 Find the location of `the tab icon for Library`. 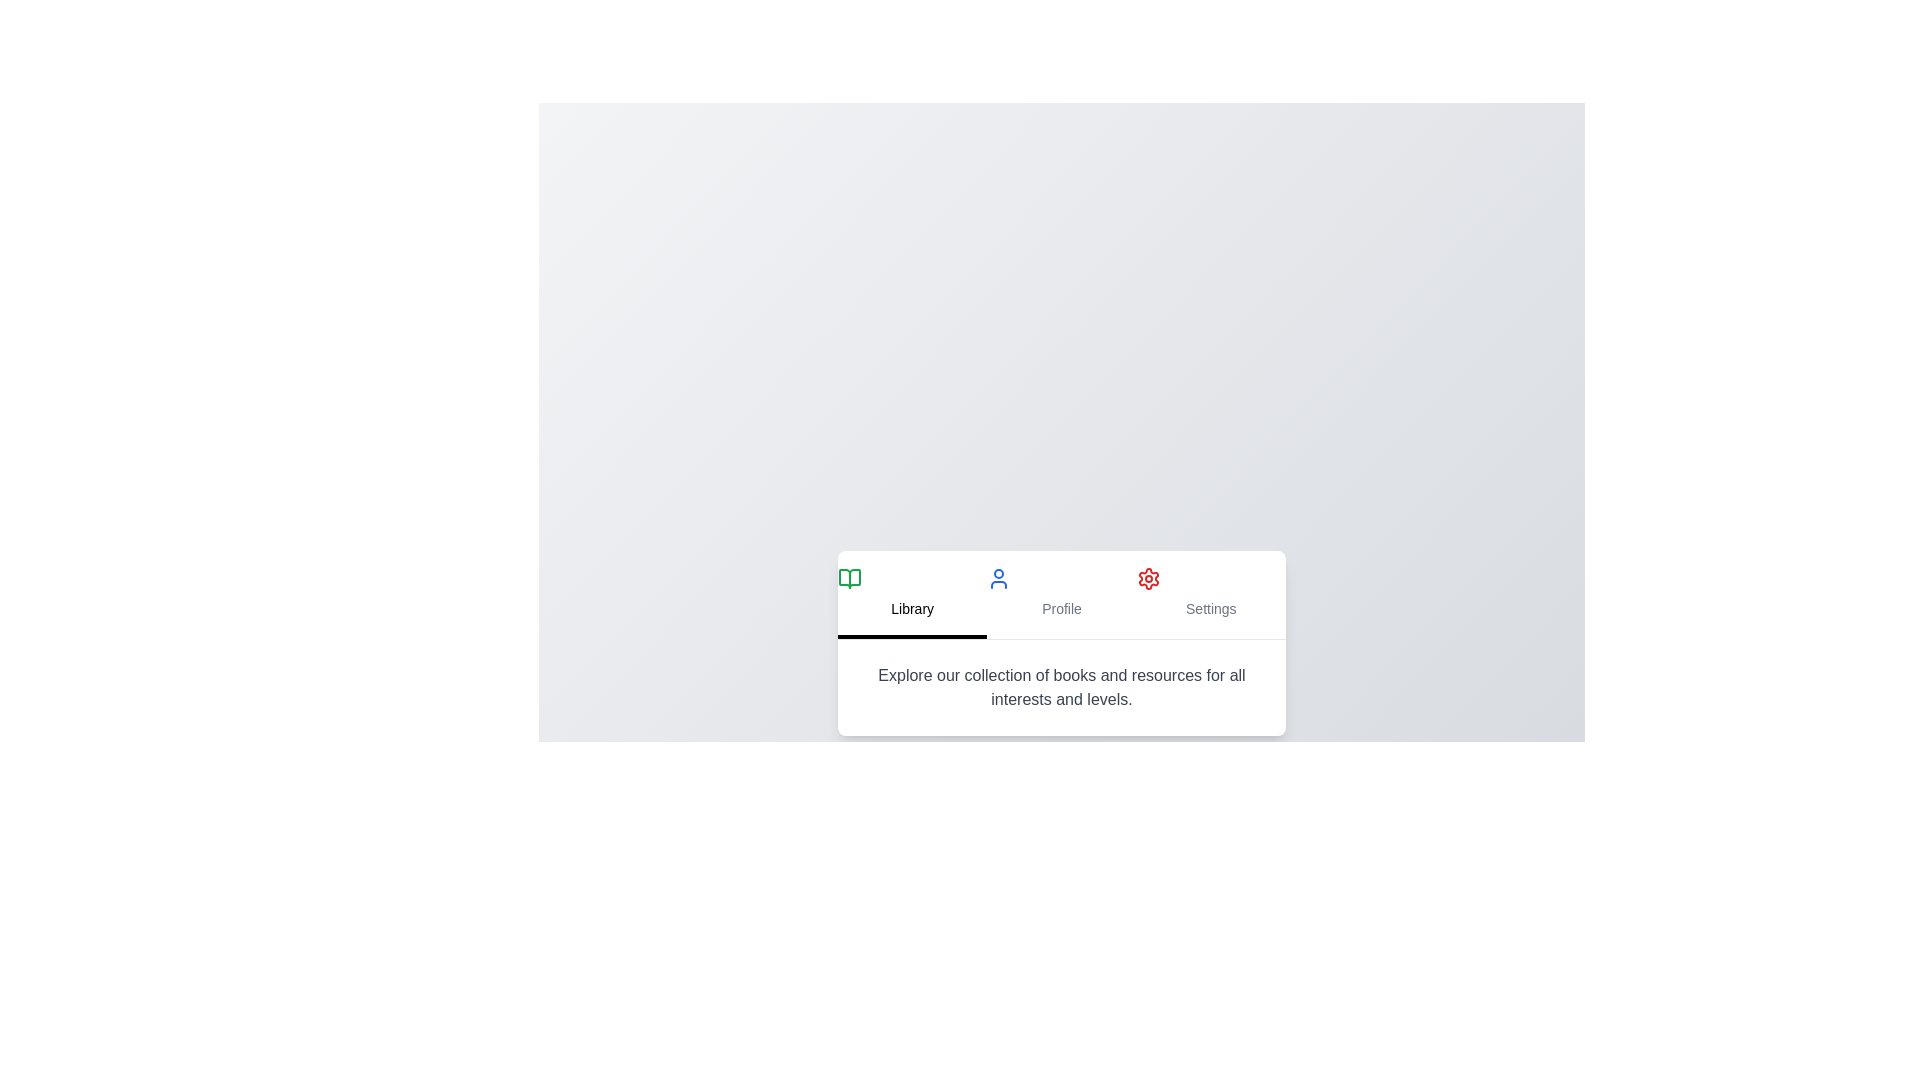

the tab icon for Library is located at coordinates (849, 578).